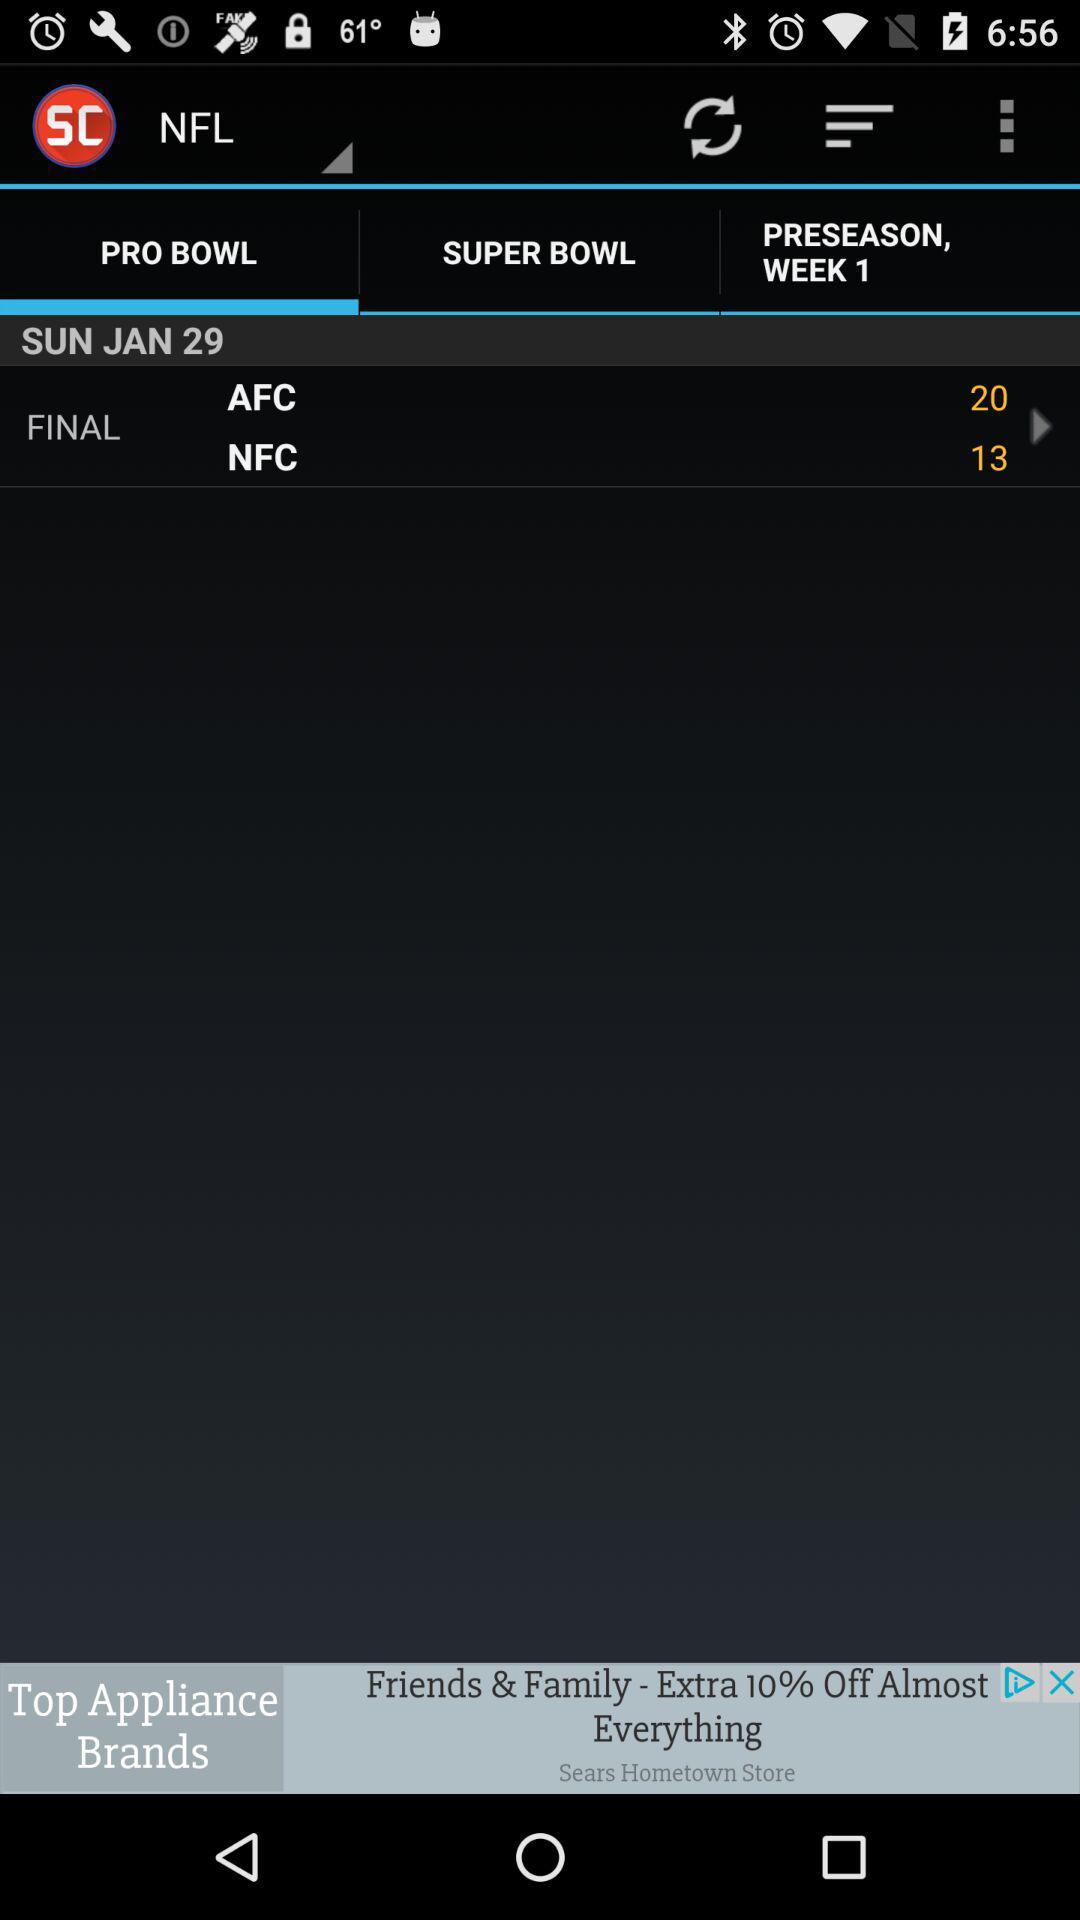 This screenshot has width=1080, height=1920. Describe the element at coordinates (540, 1727) in the screenshot. I see `announcement` at that location.